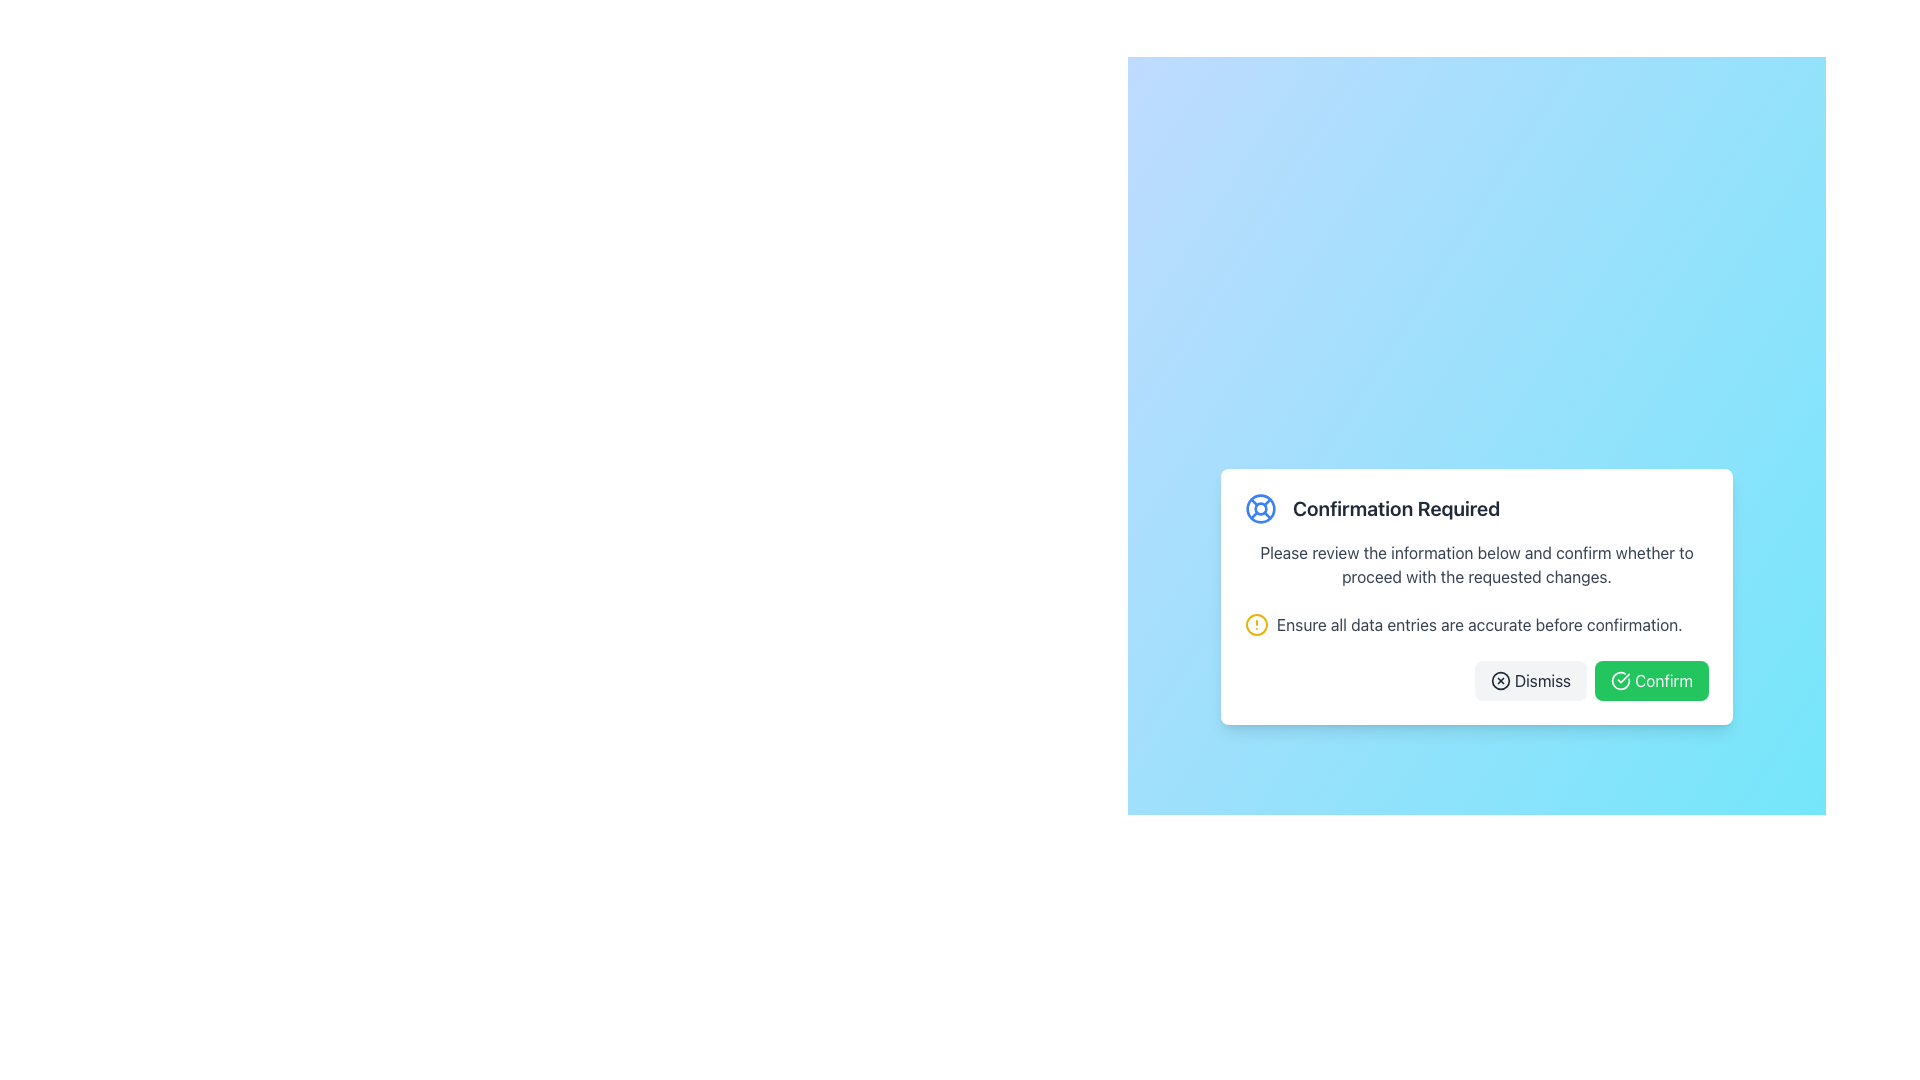 This screenshot has width=1920, height=1080. What do you see at coordinates (1256, 623) in the screenshot?
I see `the warning symbol icon, which is a yellow circular alert graphic located to the left of the instructional text 'Ensure all data entries are accurate before confirmation.'` at bounding box center [1256, 623].